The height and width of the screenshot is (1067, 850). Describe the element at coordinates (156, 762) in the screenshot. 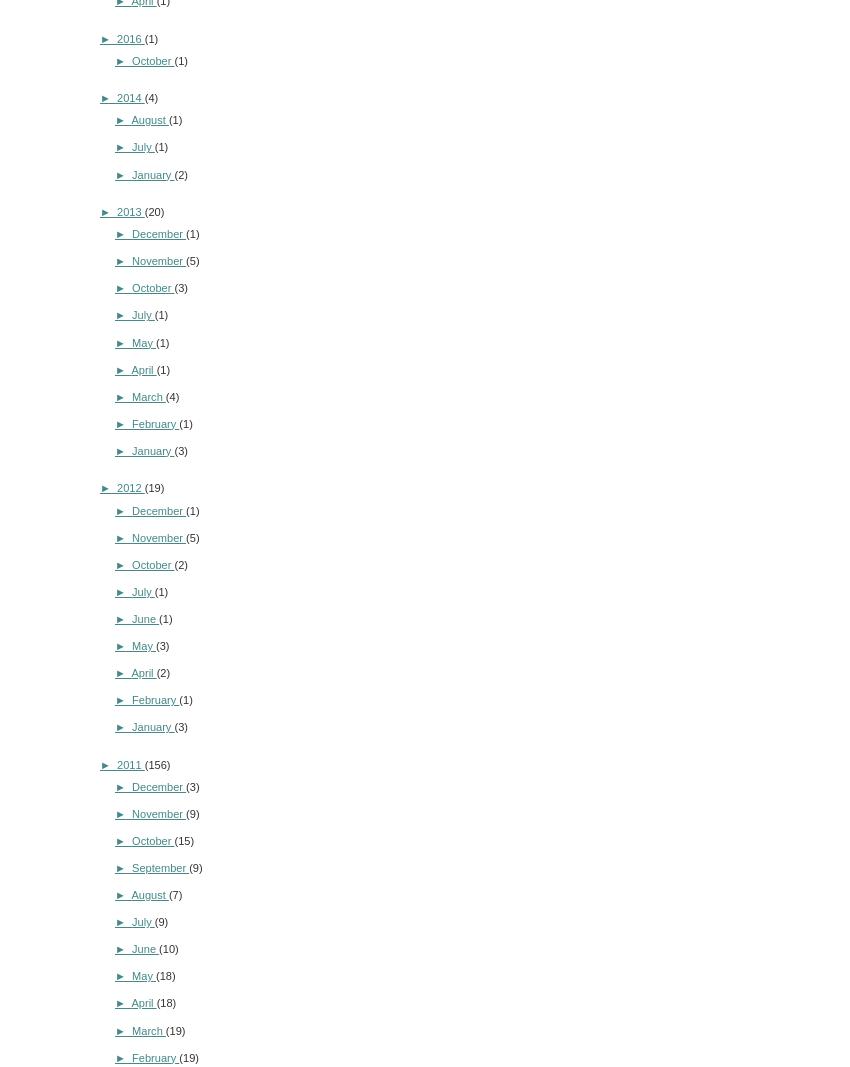

I see `'(156)'` at that location.